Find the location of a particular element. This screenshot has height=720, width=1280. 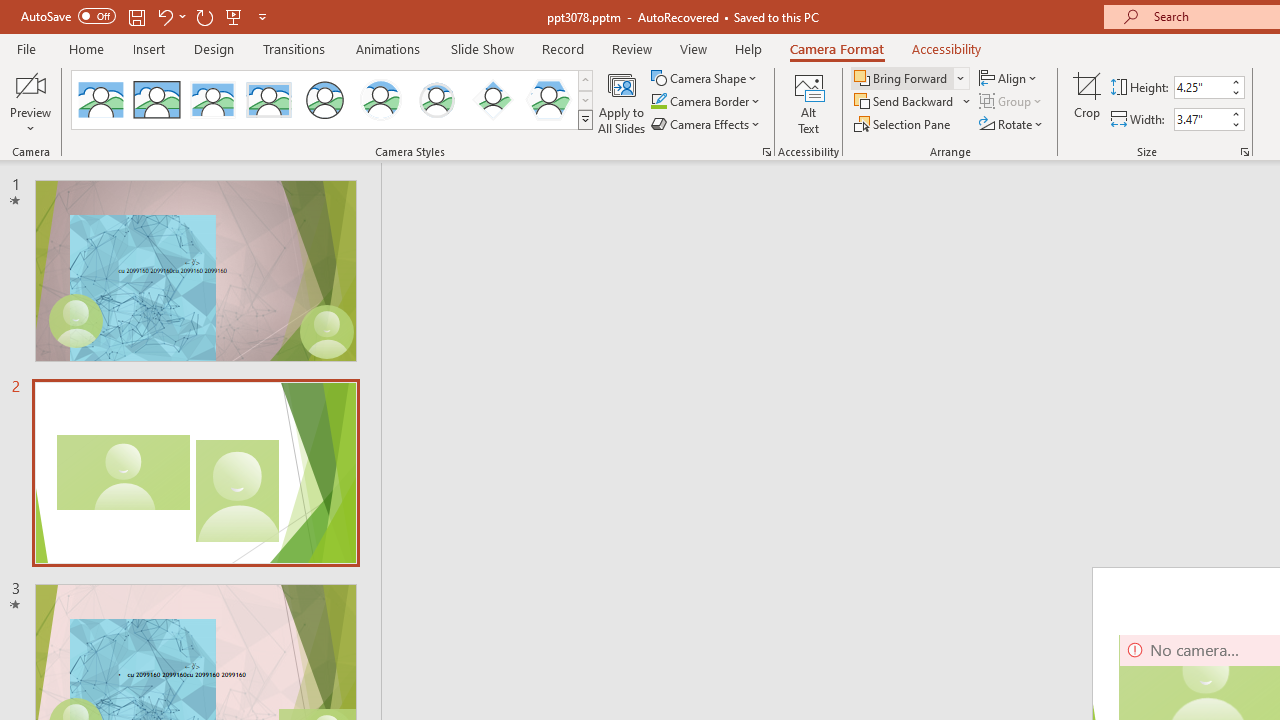

'Bring Forward' is located at coordinates (901, 77).